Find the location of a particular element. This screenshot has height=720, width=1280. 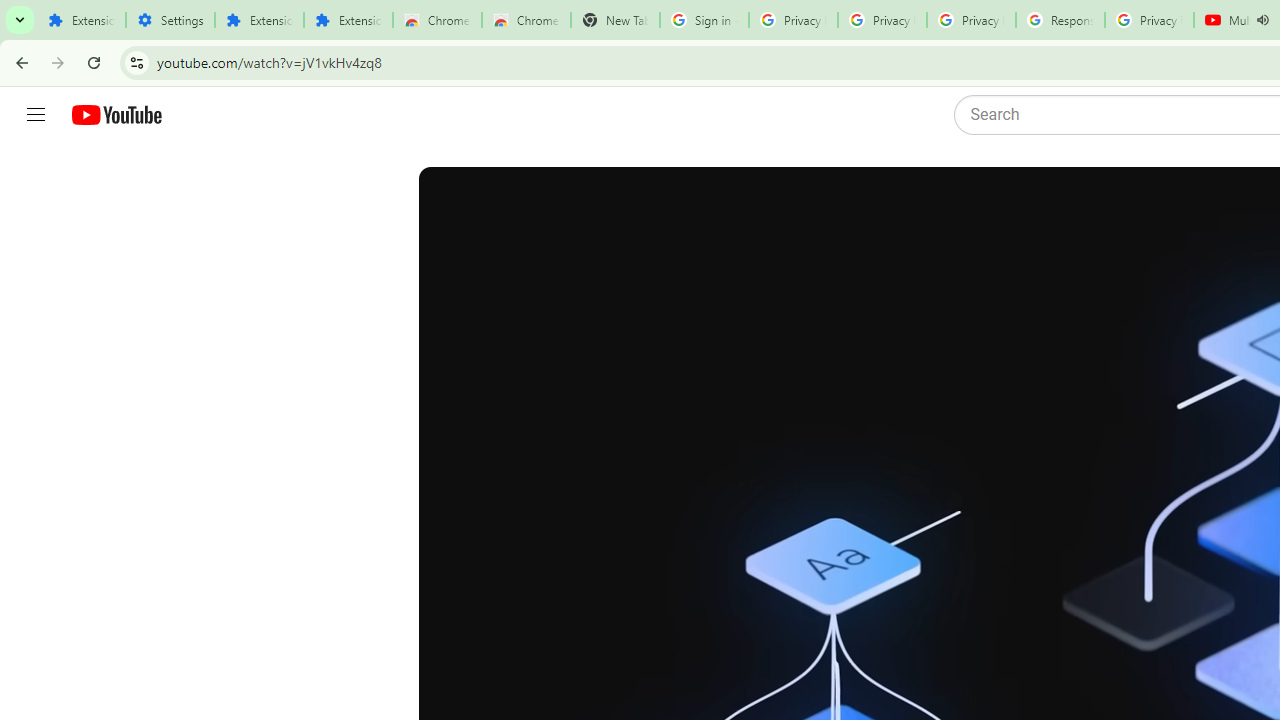

'Chrome Web Store - Themes' is located at coordinates (526, 20).